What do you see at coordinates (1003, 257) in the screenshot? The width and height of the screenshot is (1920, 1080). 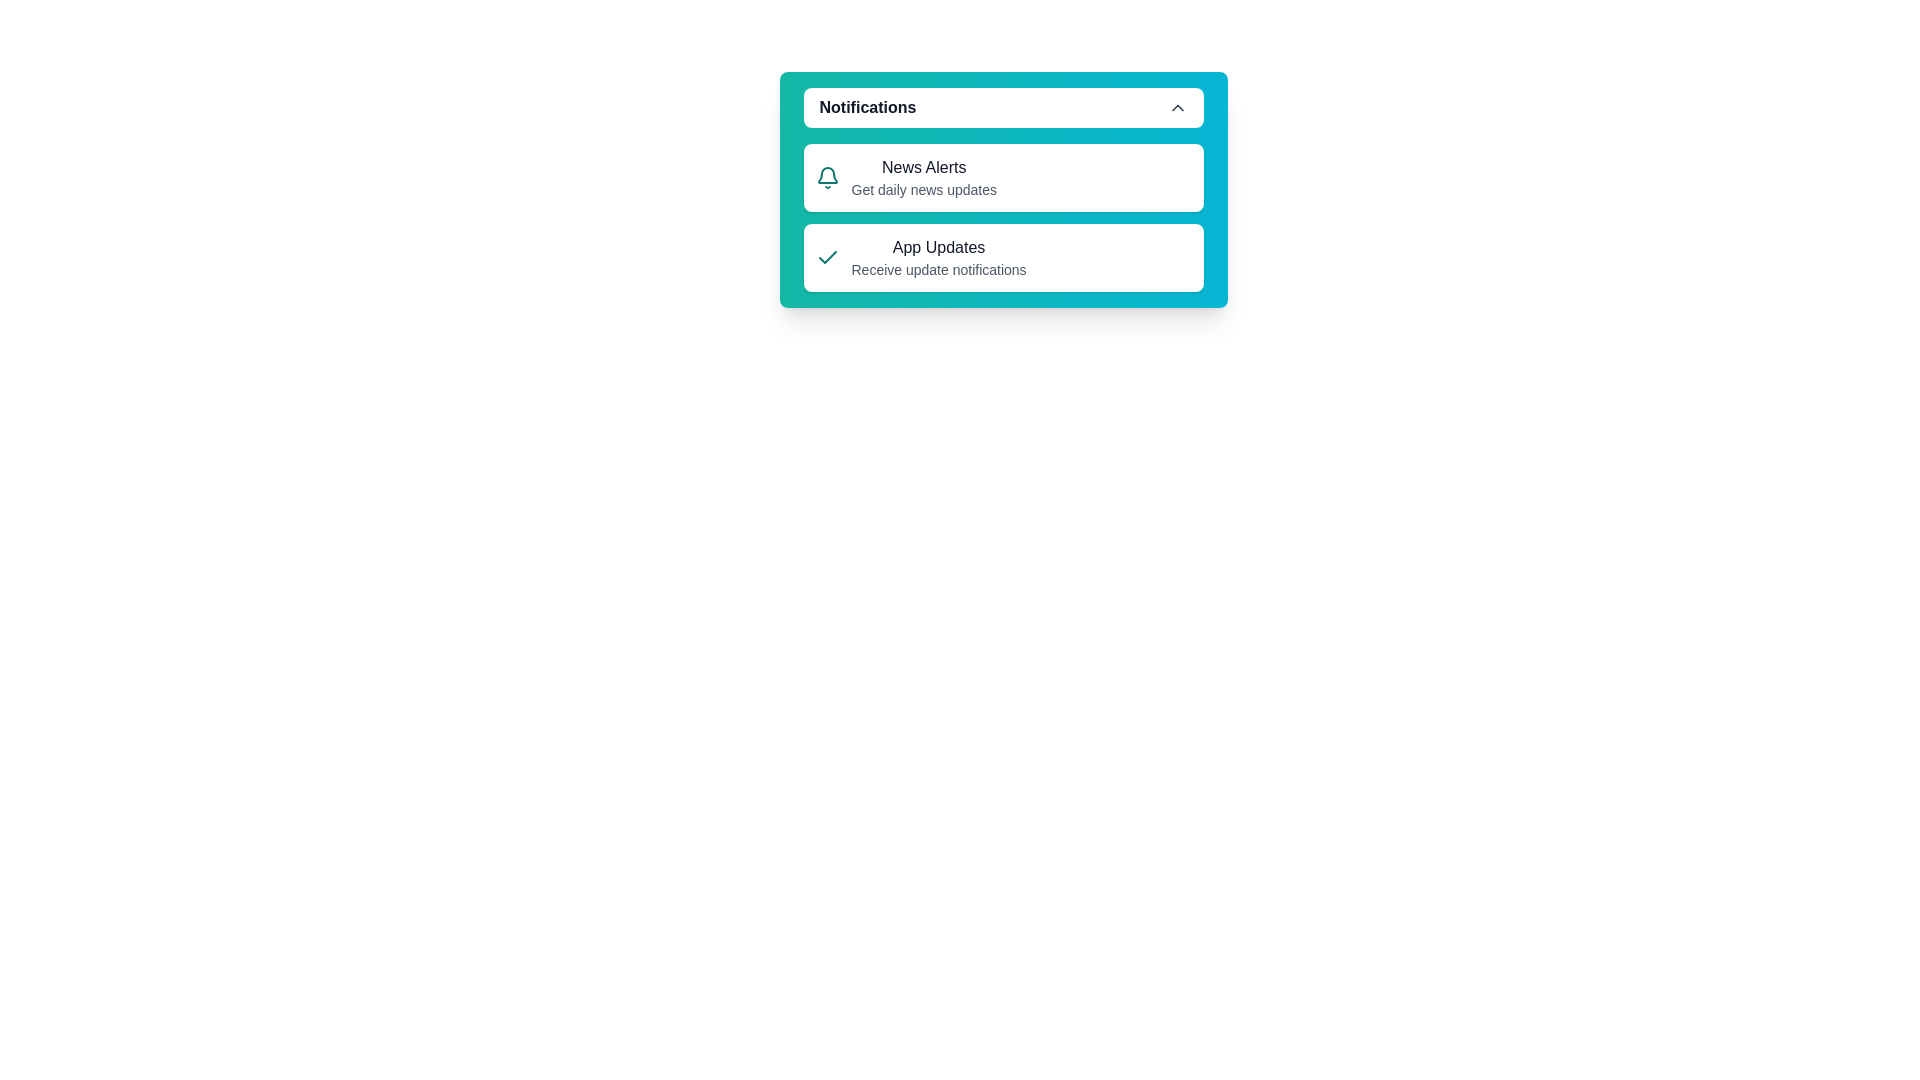 I see `the notification item App Updates to highlight it` at bounding box center [1003, 257].